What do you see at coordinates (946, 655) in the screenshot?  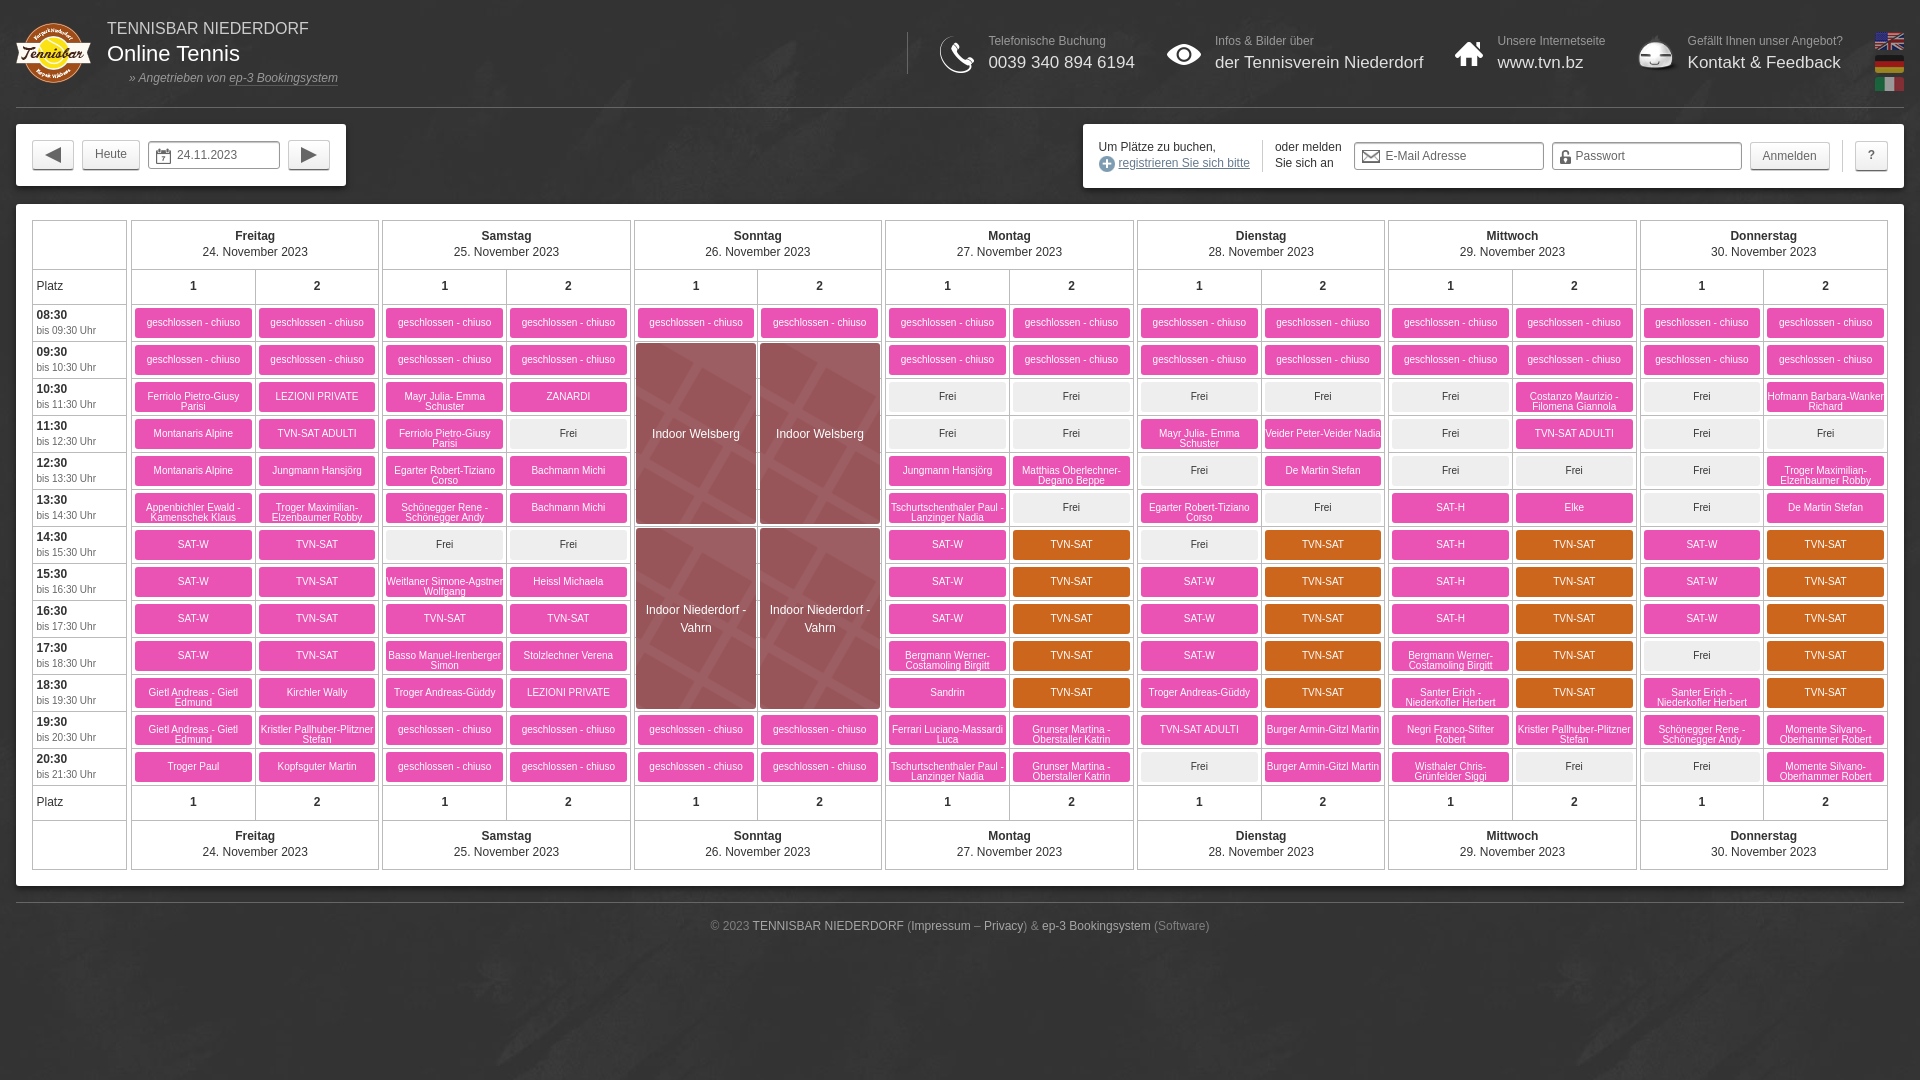 I see `'Bergmann Werner-Costamoling Birgitt'` at bounding box center [946, 655].